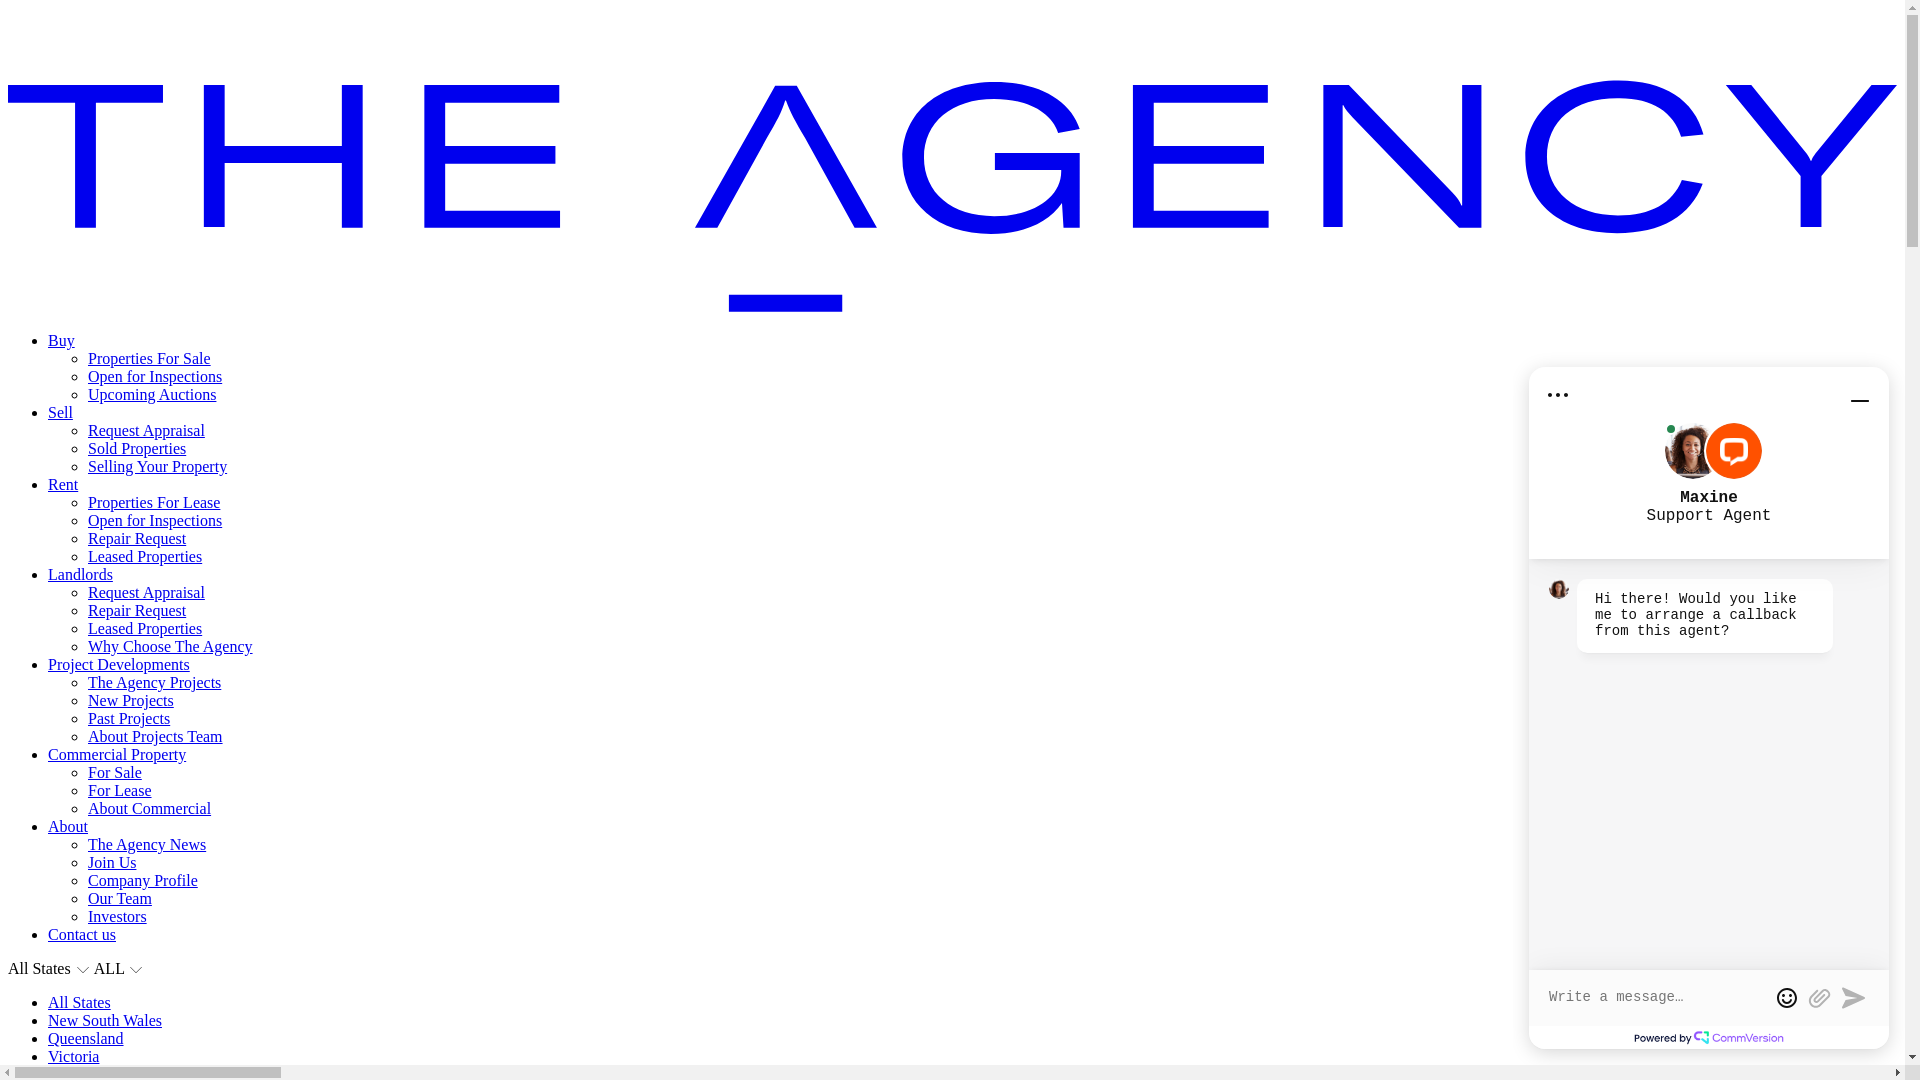 Image resolution: width=1920 pixels, height=1080 pixels. Describe the element at coordinates (104, 1020) in the screenshot. I see `'New South Wales'` at that location.